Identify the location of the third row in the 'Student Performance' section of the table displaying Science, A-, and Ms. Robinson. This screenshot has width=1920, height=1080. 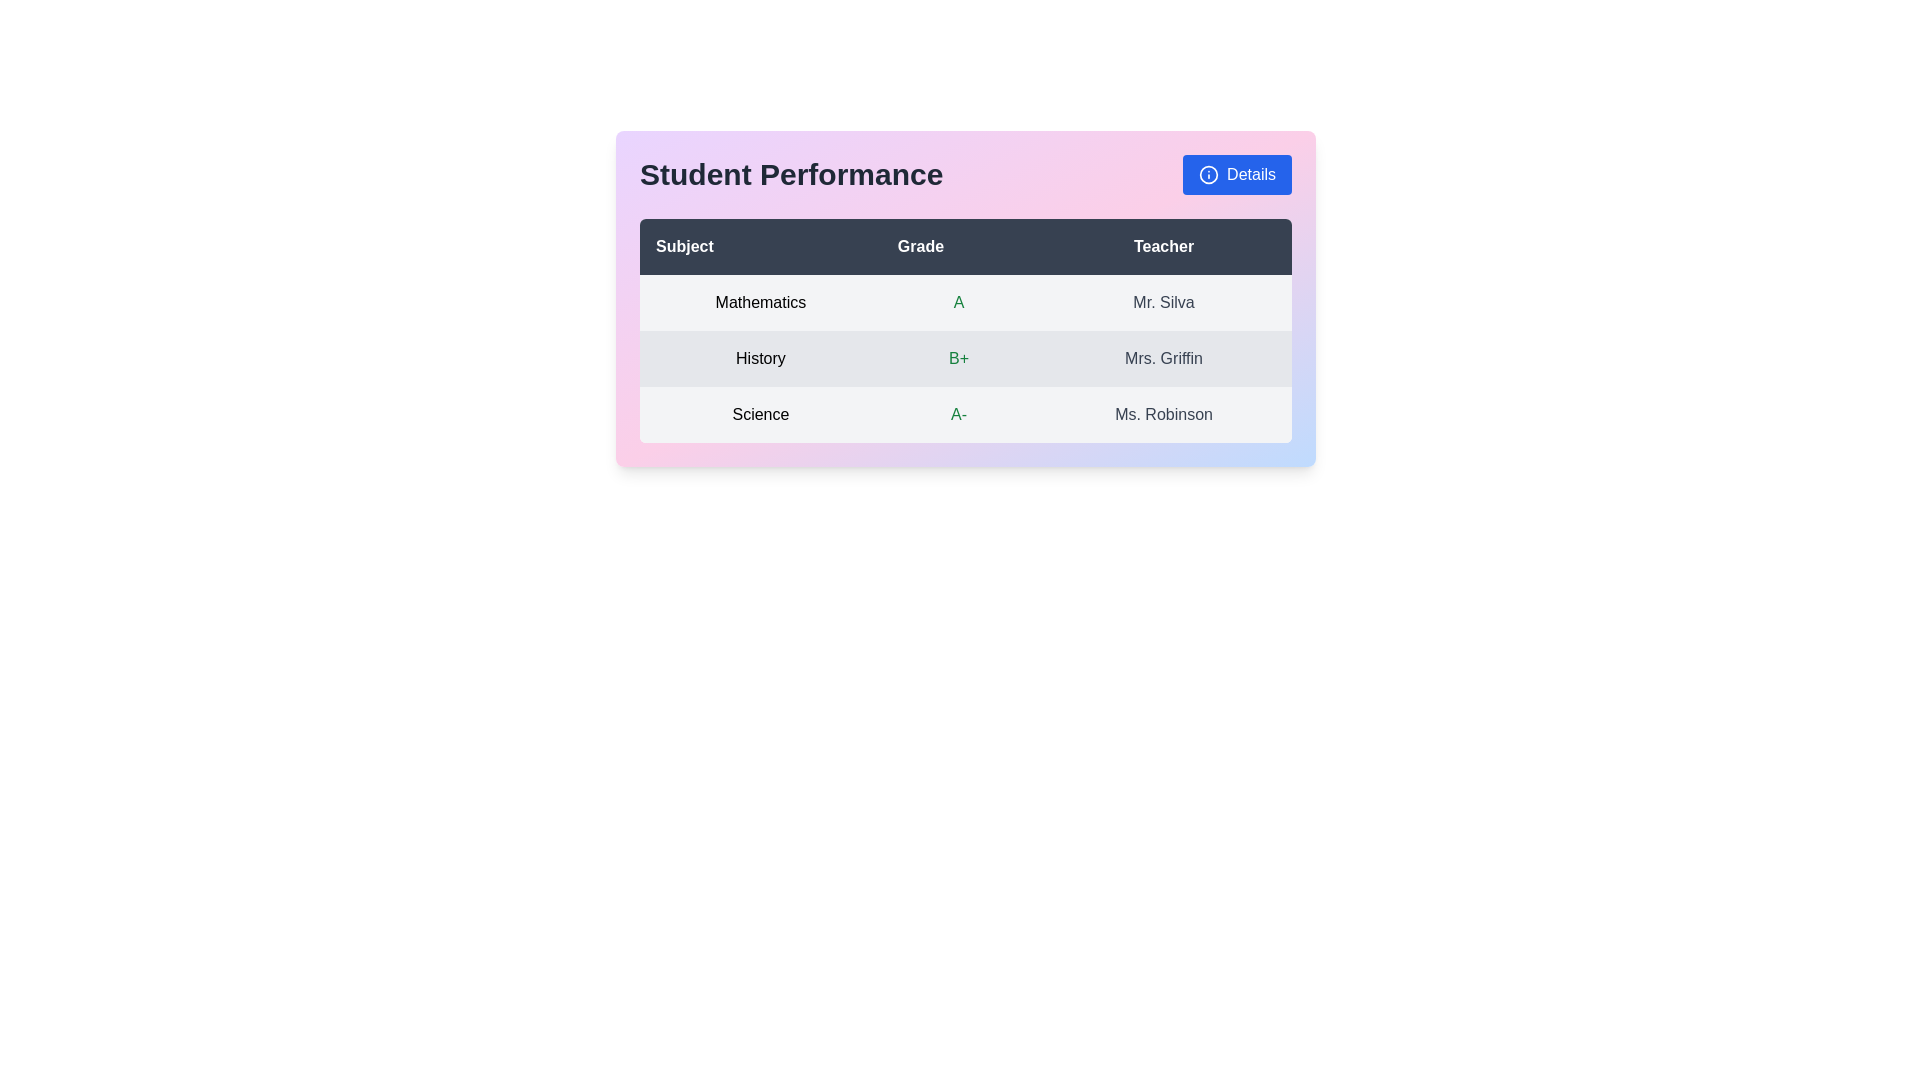
(965, 414).